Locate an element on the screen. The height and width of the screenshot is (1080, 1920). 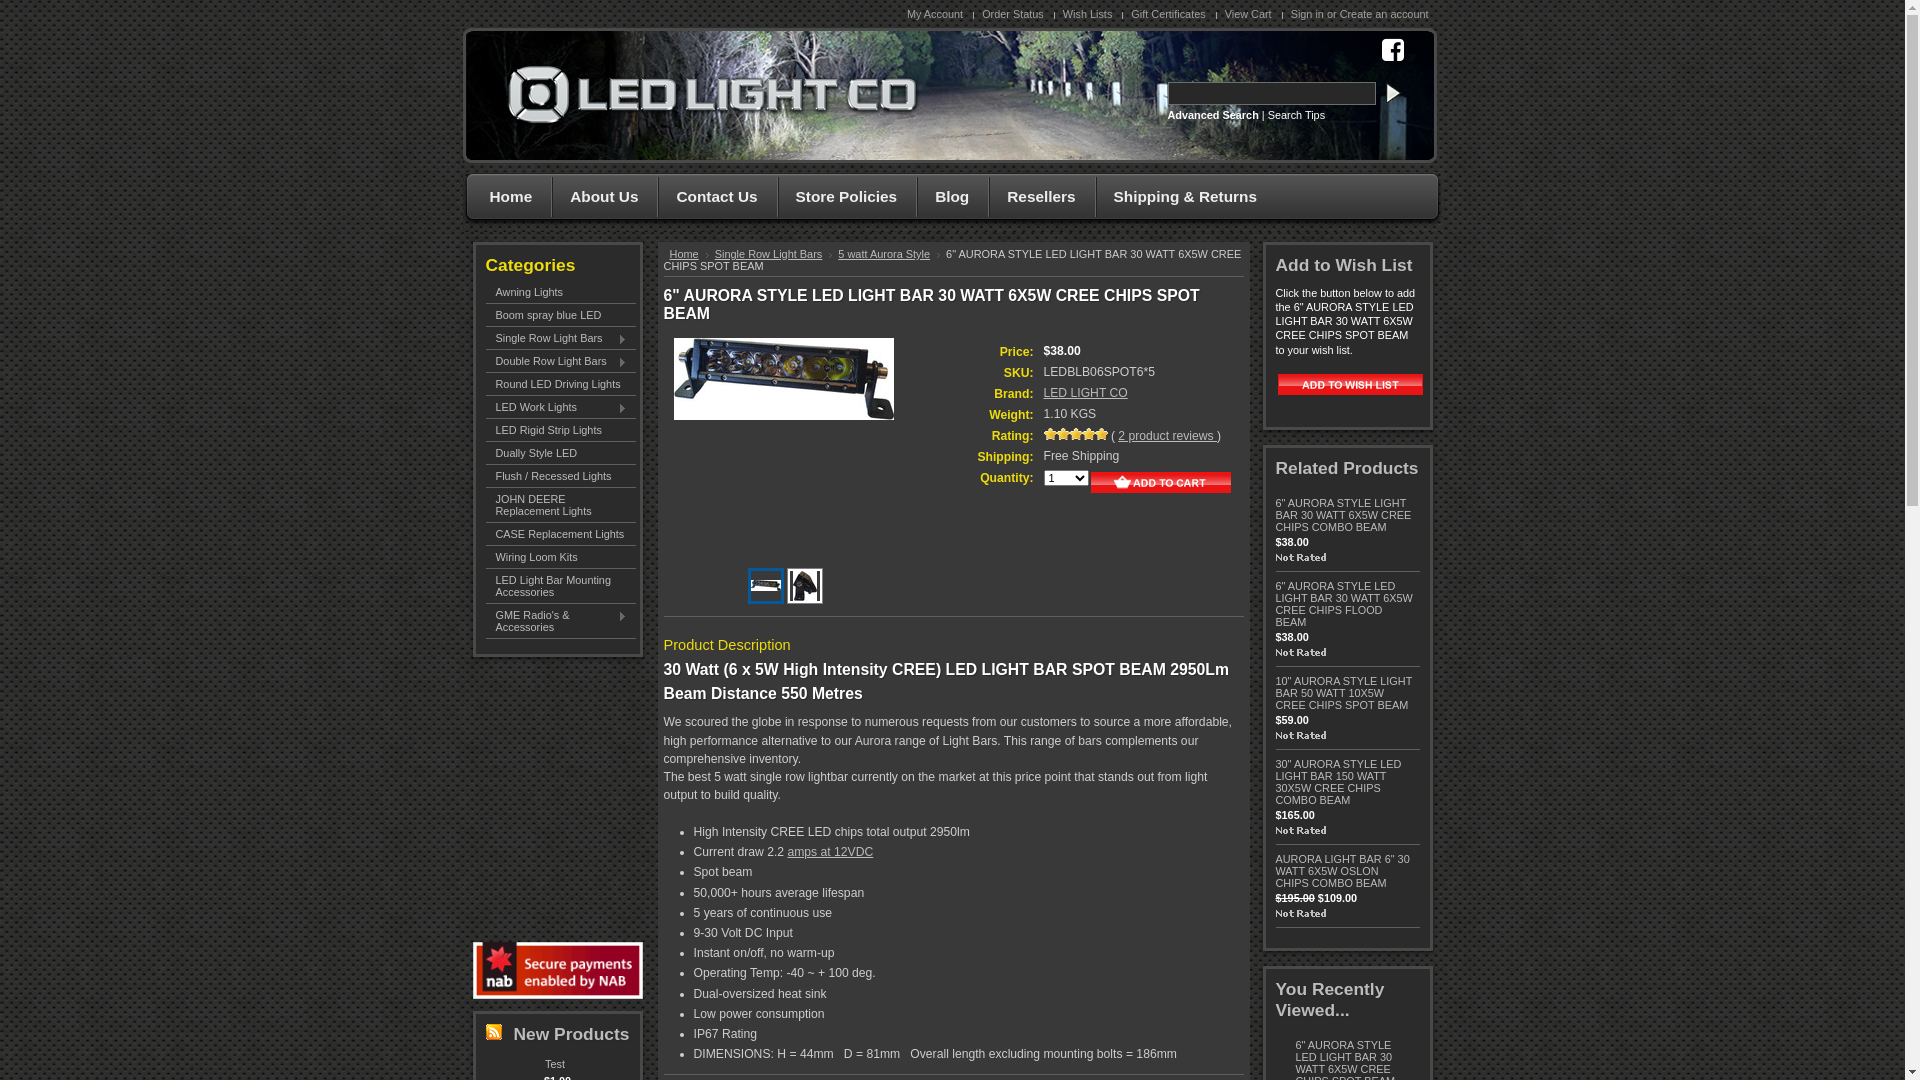
'Round LED Driving Lights' is located at coordinates (560, 384).